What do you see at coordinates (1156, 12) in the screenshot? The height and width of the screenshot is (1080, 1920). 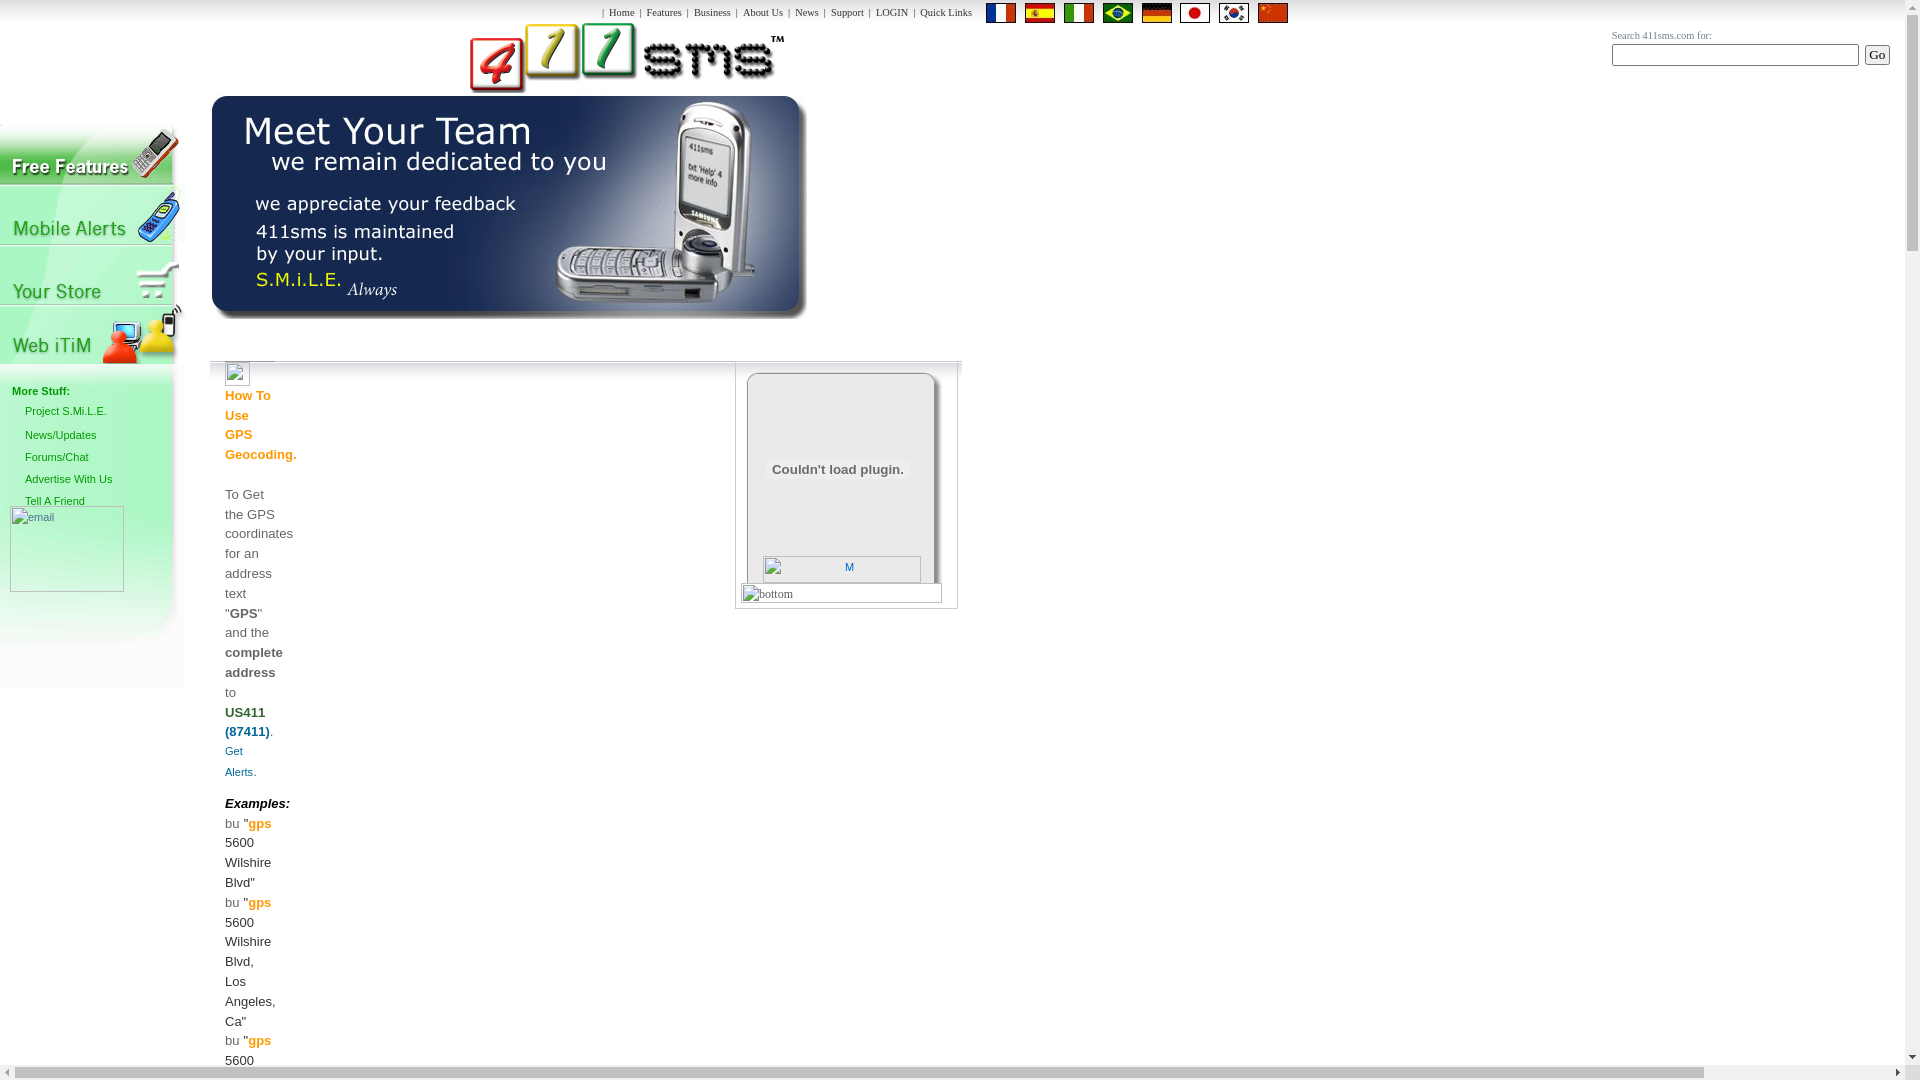 I see `'Deutsch/German'` at bounding box center [1156, 12].